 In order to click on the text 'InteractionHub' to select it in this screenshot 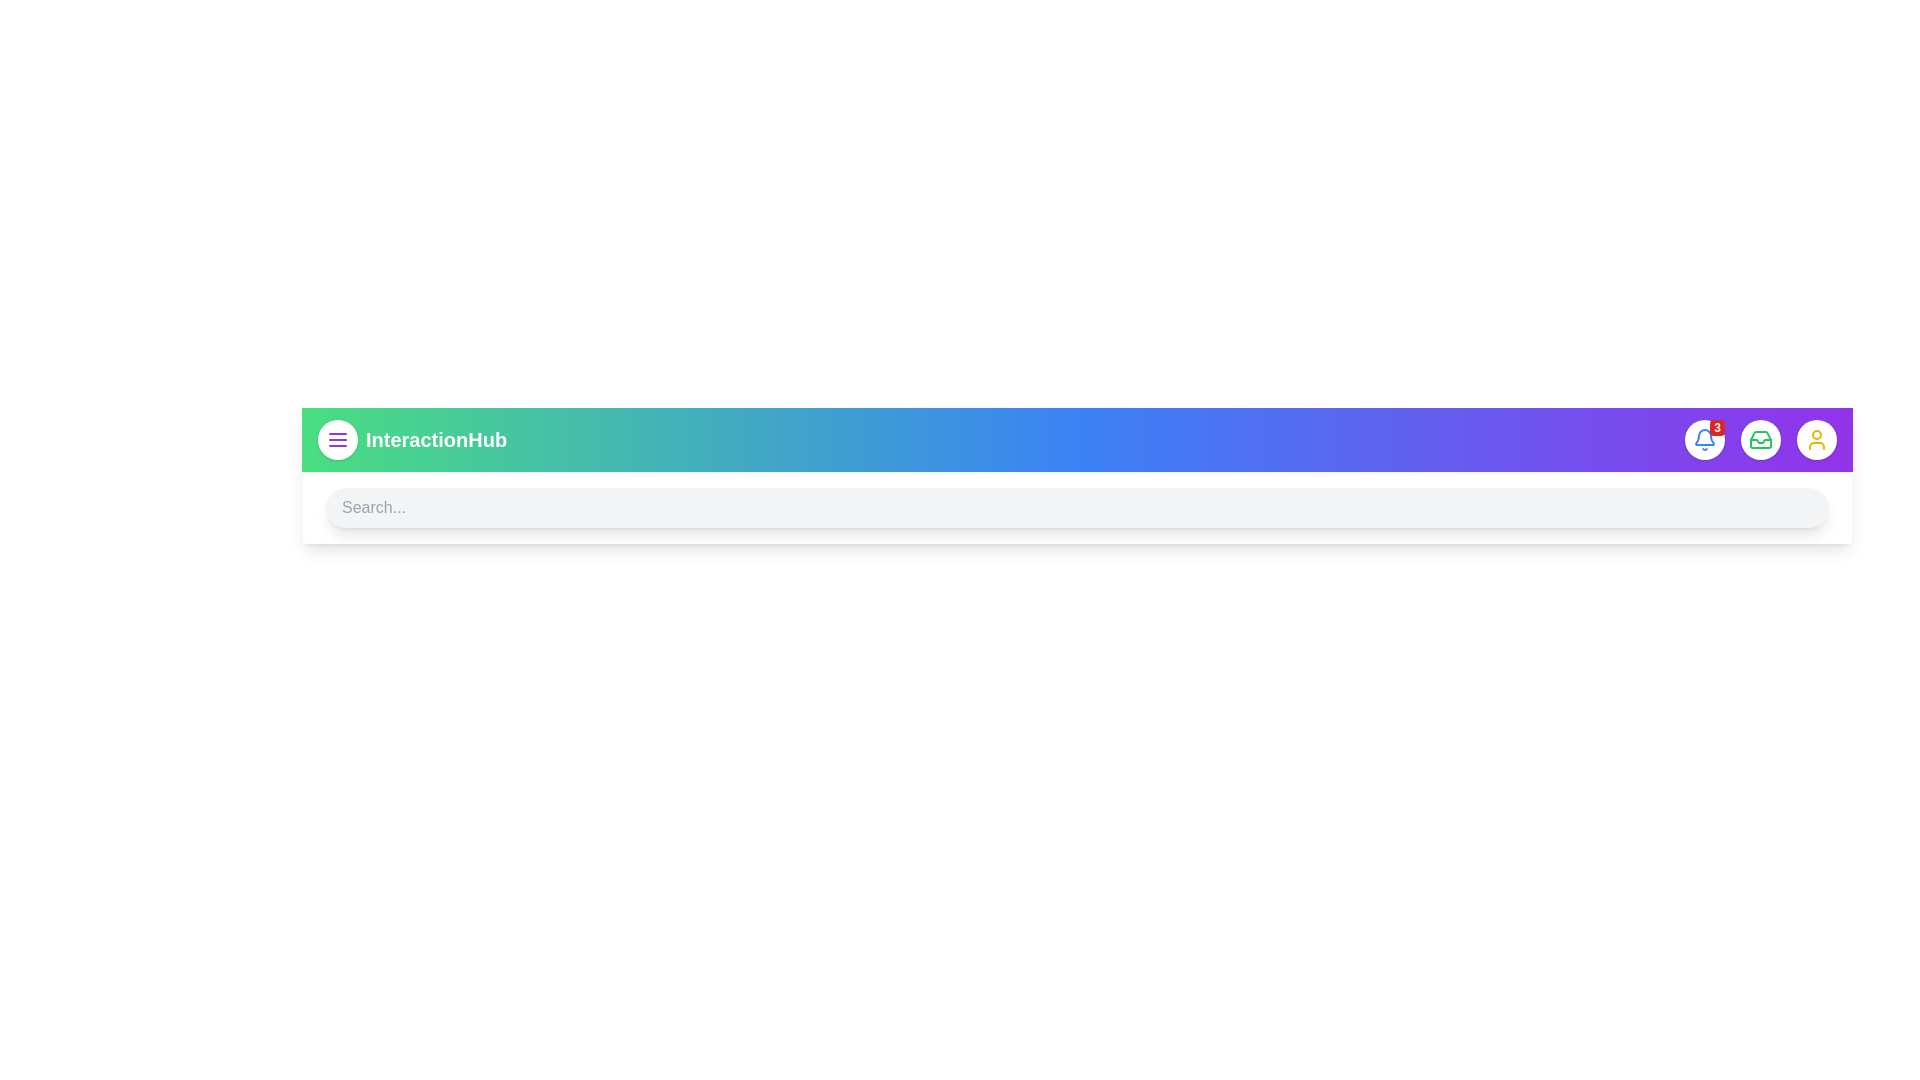, I will do `click(411, 438)`.